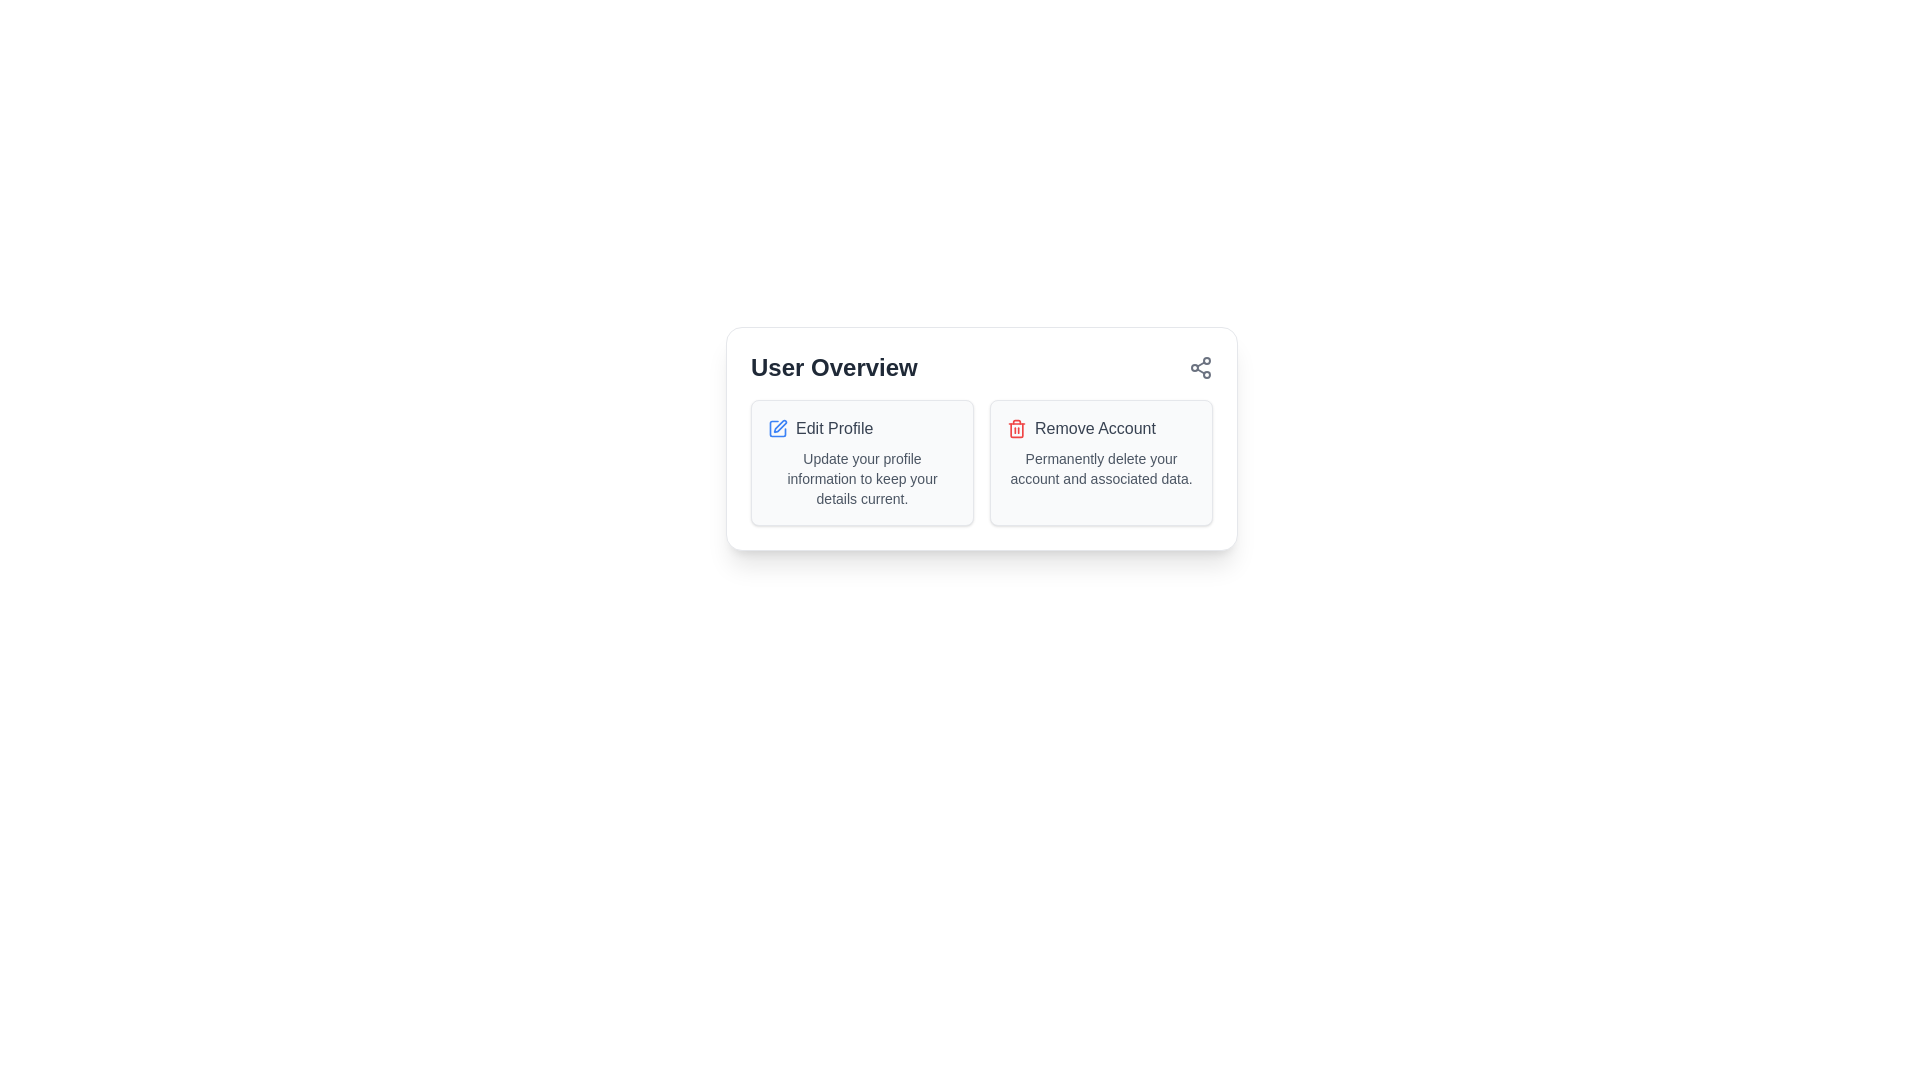 Image resolution: width=1920 pixels, height=1080 pixels. What do you see at coordinates (834, 427) in the screenshot?
I see `the 'Edit Profile' text label, which is displayed in a medium-weight font and neutral gray color, located next to a blue editing icon within the 'User Overview' section` at bounding box center [834, 427].